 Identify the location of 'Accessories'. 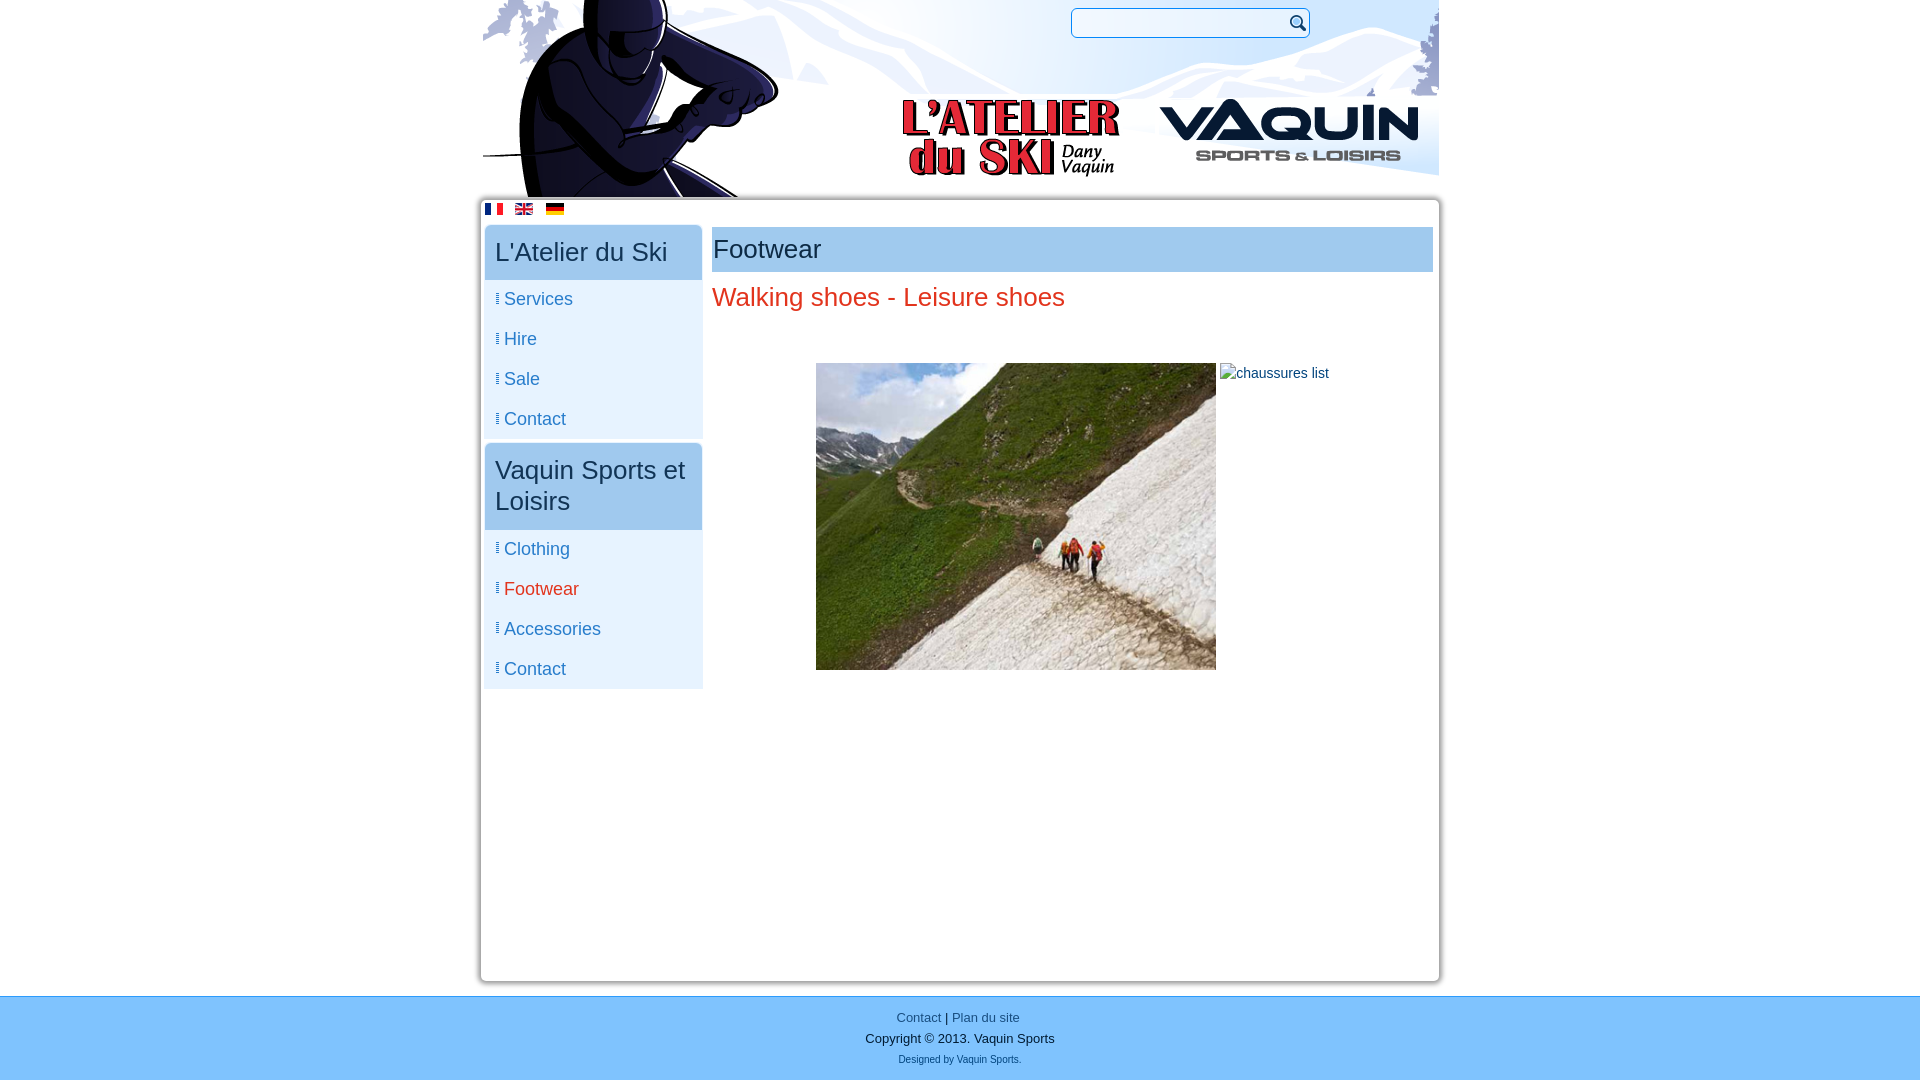
(592, 627).